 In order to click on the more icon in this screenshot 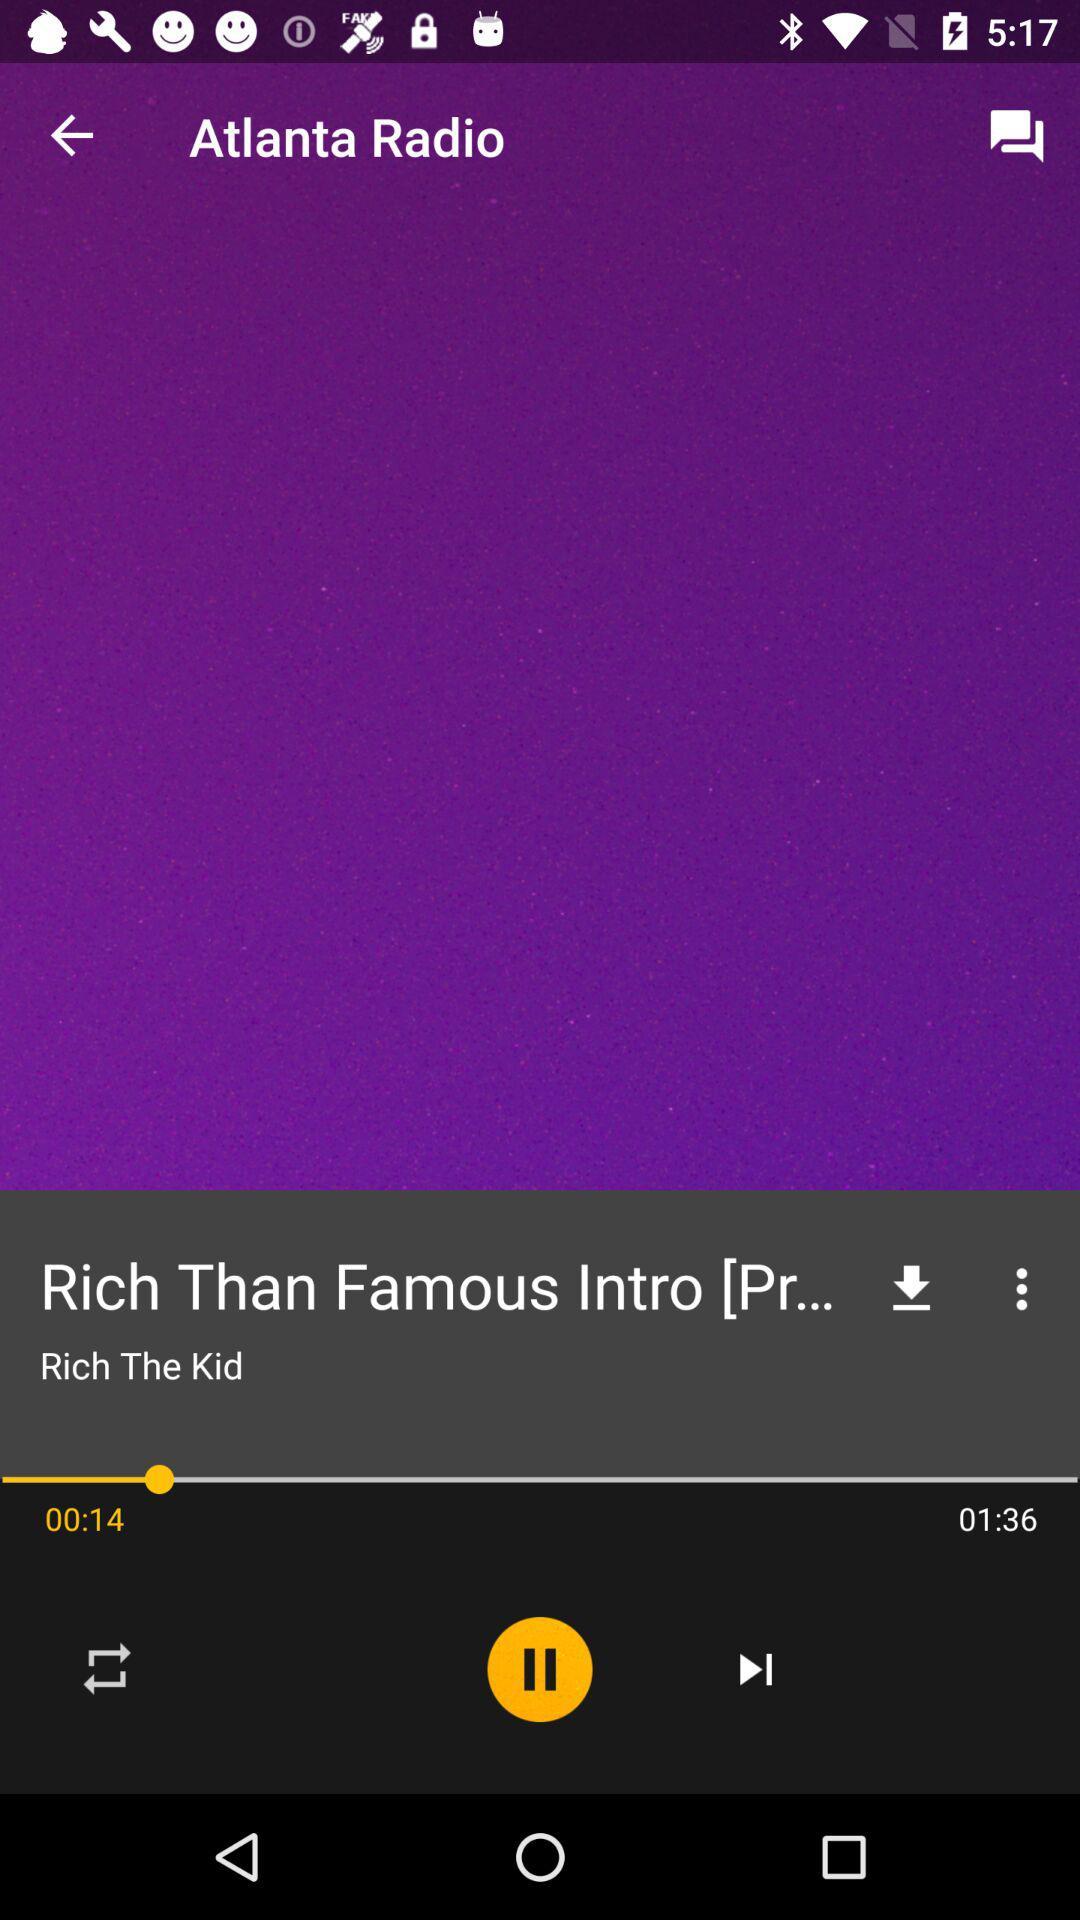, I will do `click(1022, 1289)`.